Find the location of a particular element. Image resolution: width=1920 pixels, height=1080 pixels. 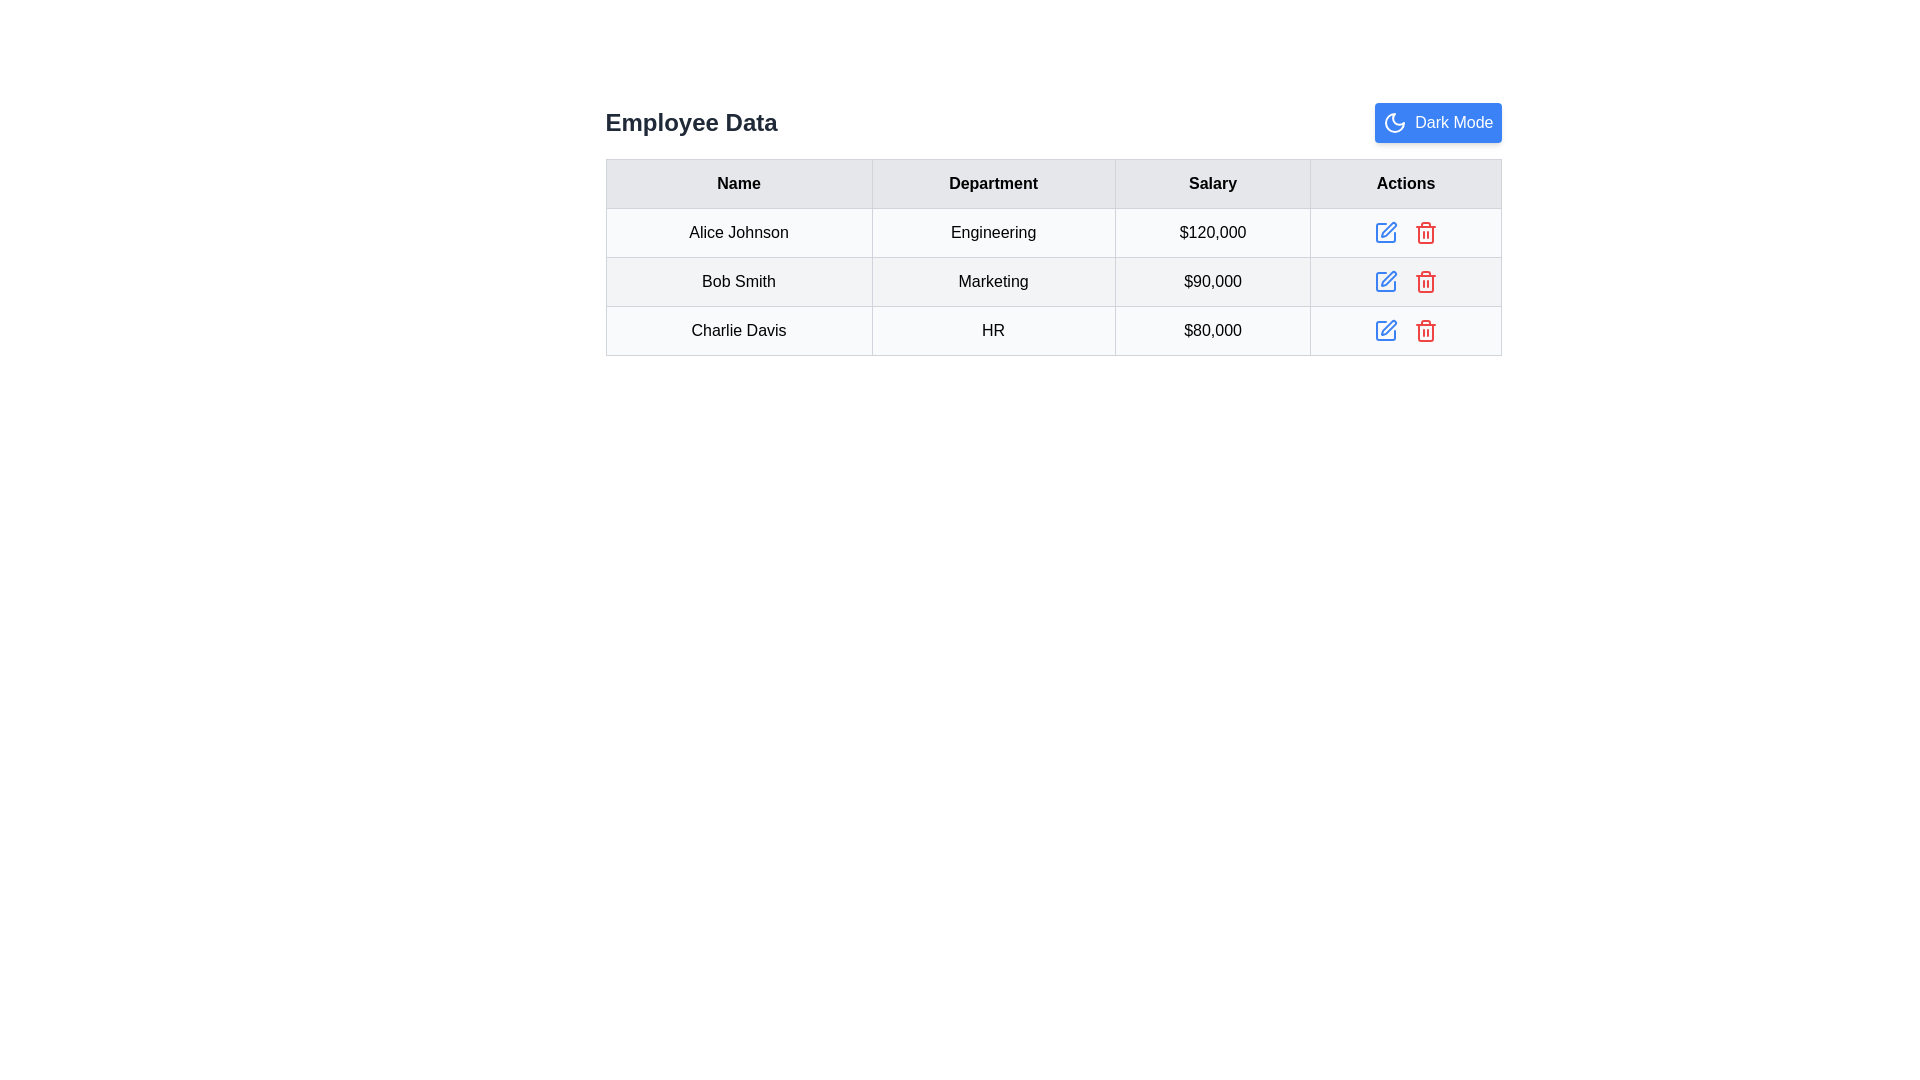

the table header cell labeled 'Salary', which is the third header in a row of four, positioned below the 'Employee Data' title is located at coordinates (1212, 184).